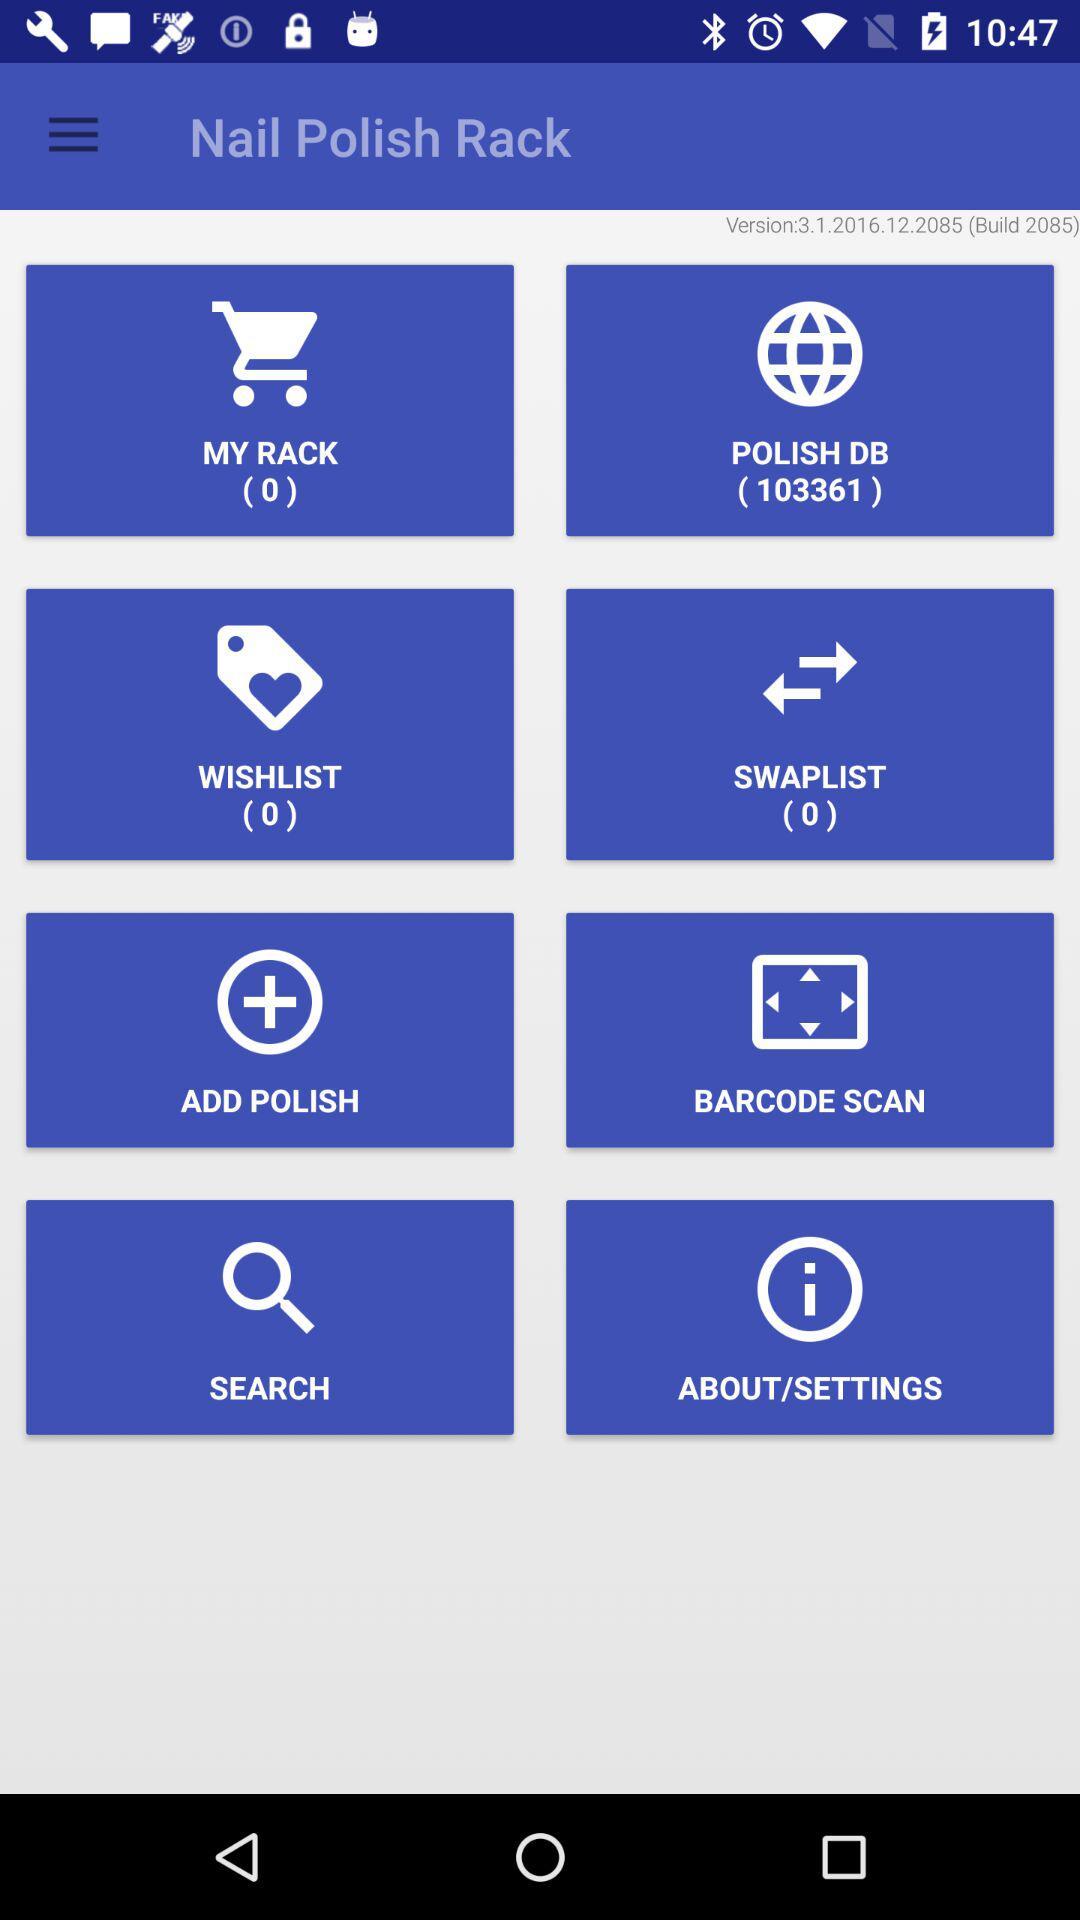  Describe the element at coordinates (810, 1030) in the screenshot. I see `the item above the about/settings item` at that location.